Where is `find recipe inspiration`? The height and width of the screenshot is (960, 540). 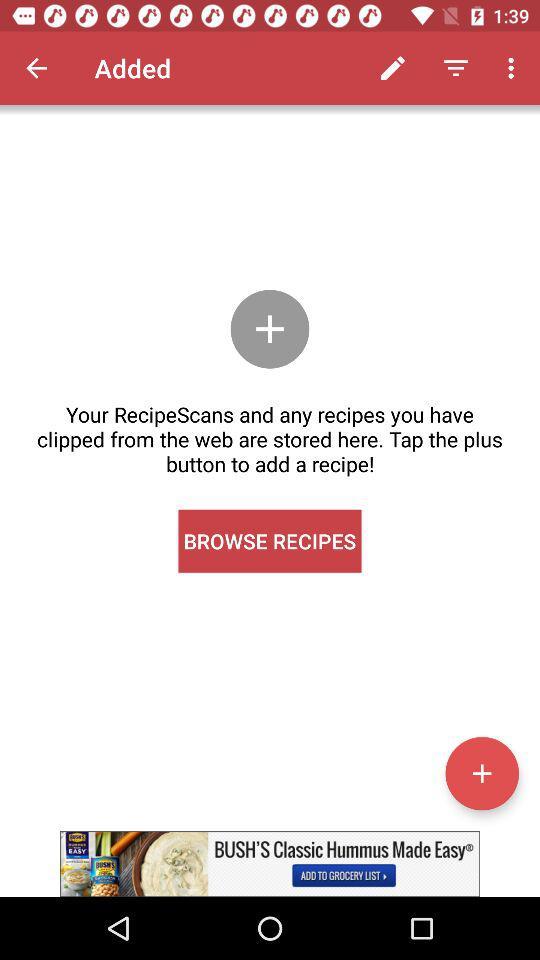
find recipe inspiration is located at coordinates (270, 863).